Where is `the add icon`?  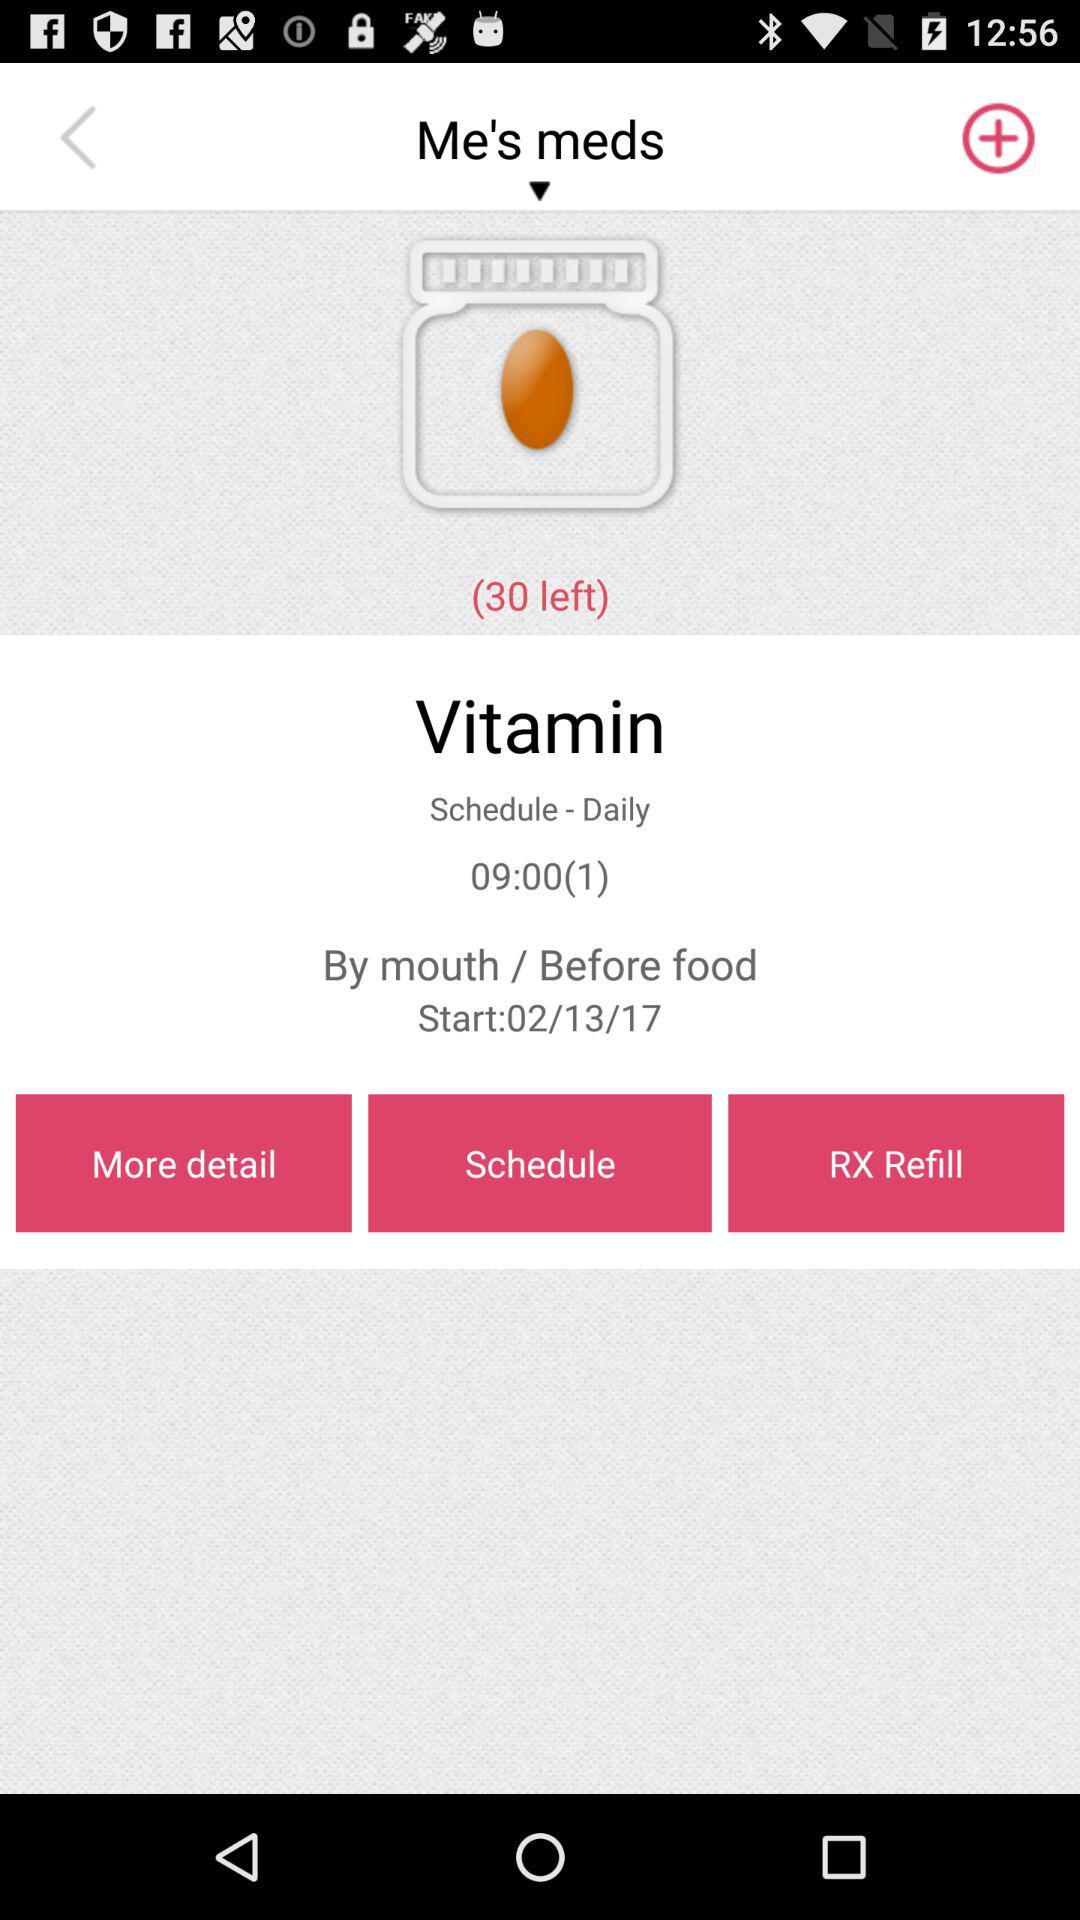
the add icon is located at coordinates (996, 147).